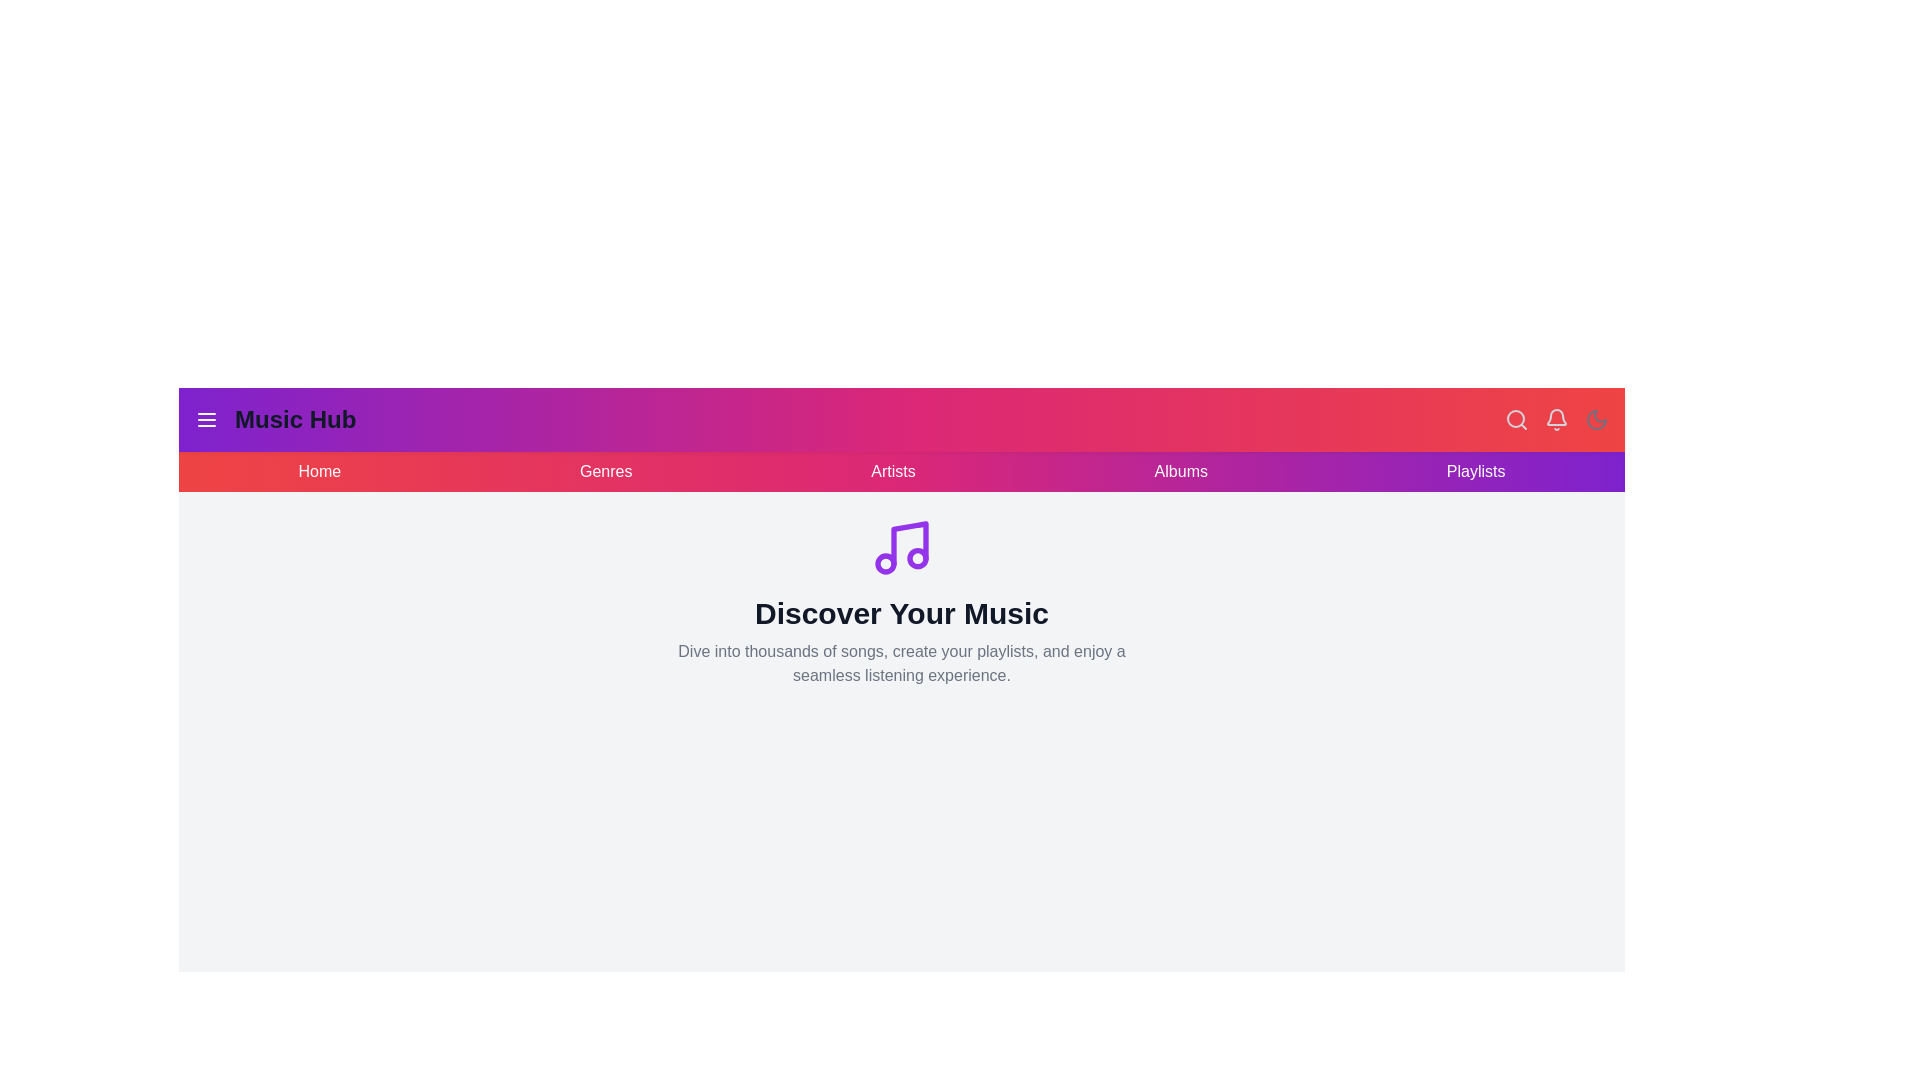 The image size is (1920, 1080). What do you see at coordinates (1555, 419) in the screenshot?
I see `the notification bell icon to interact with it` at bounding box center [1555, 419].